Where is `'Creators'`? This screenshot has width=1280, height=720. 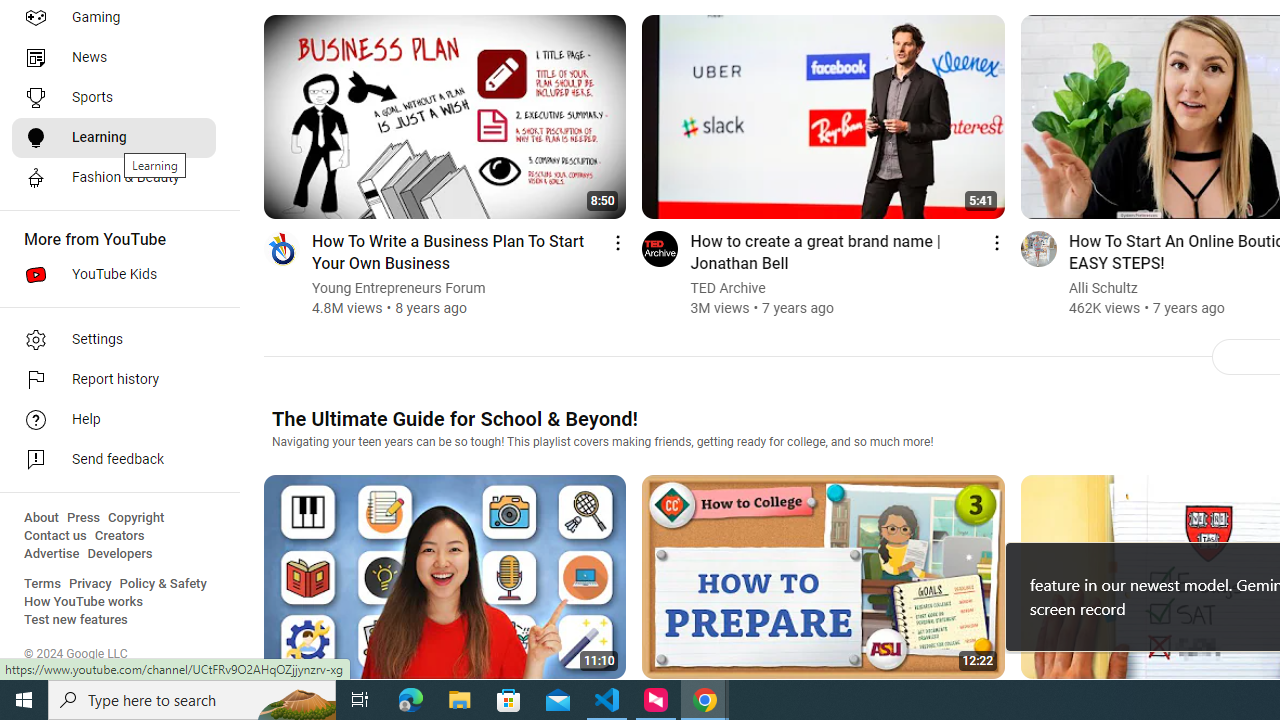
'Creators' is located at coordinates (118, 535).